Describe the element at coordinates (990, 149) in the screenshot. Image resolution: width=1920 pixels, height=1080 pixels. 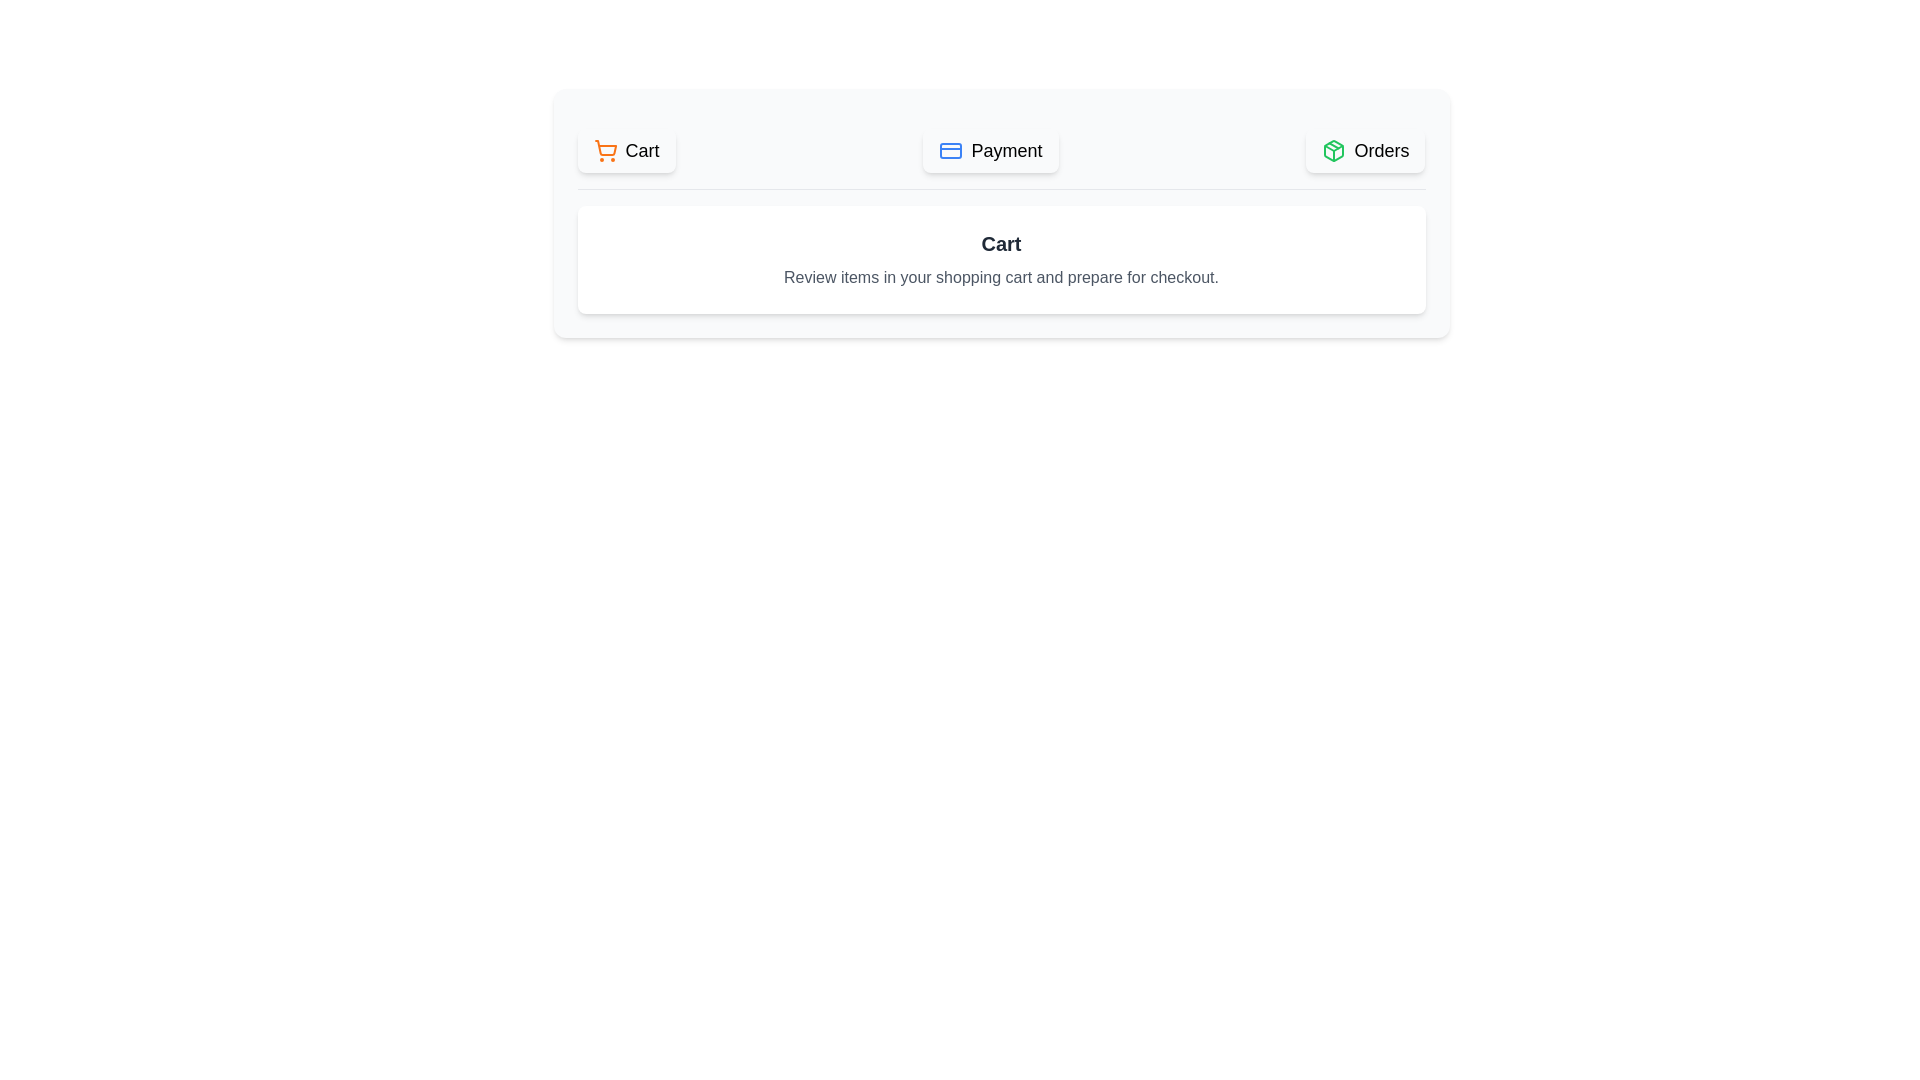
I see `the button labeled Payment to observe its hover effect` at that location.